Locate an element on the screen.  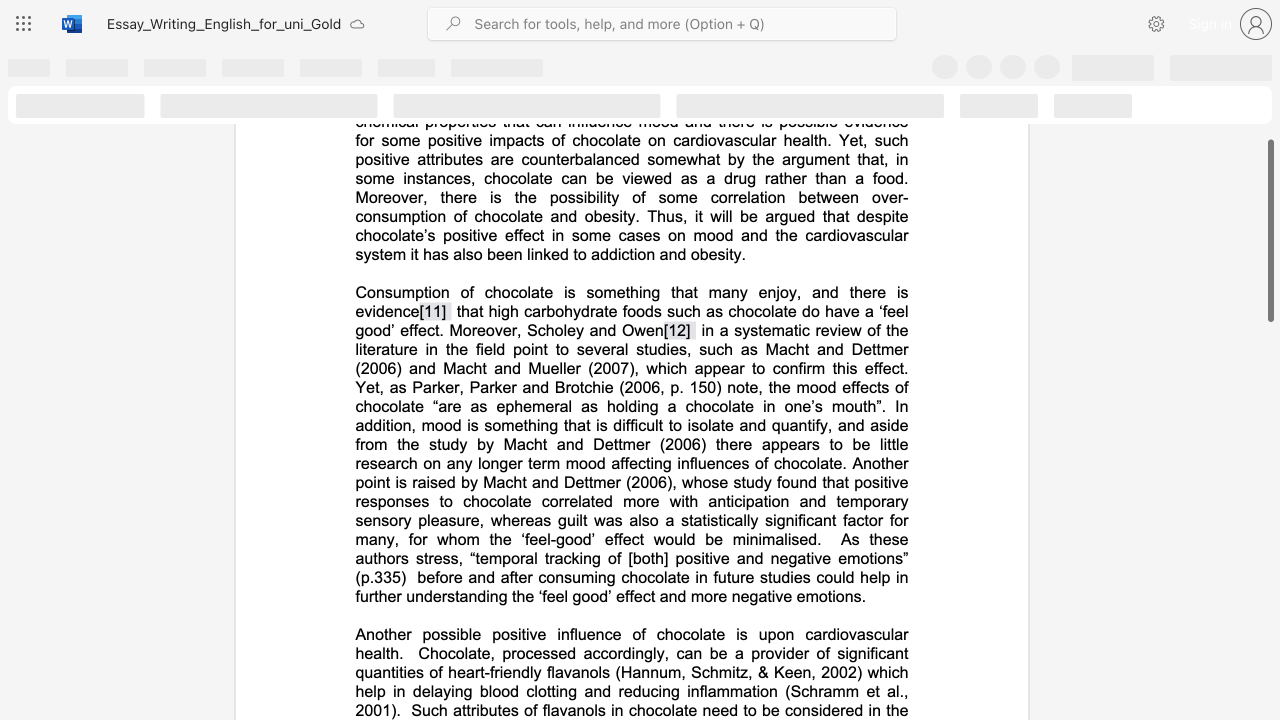
the scrollbar and move down 900 pixels is located at coordinates (1269, 230).